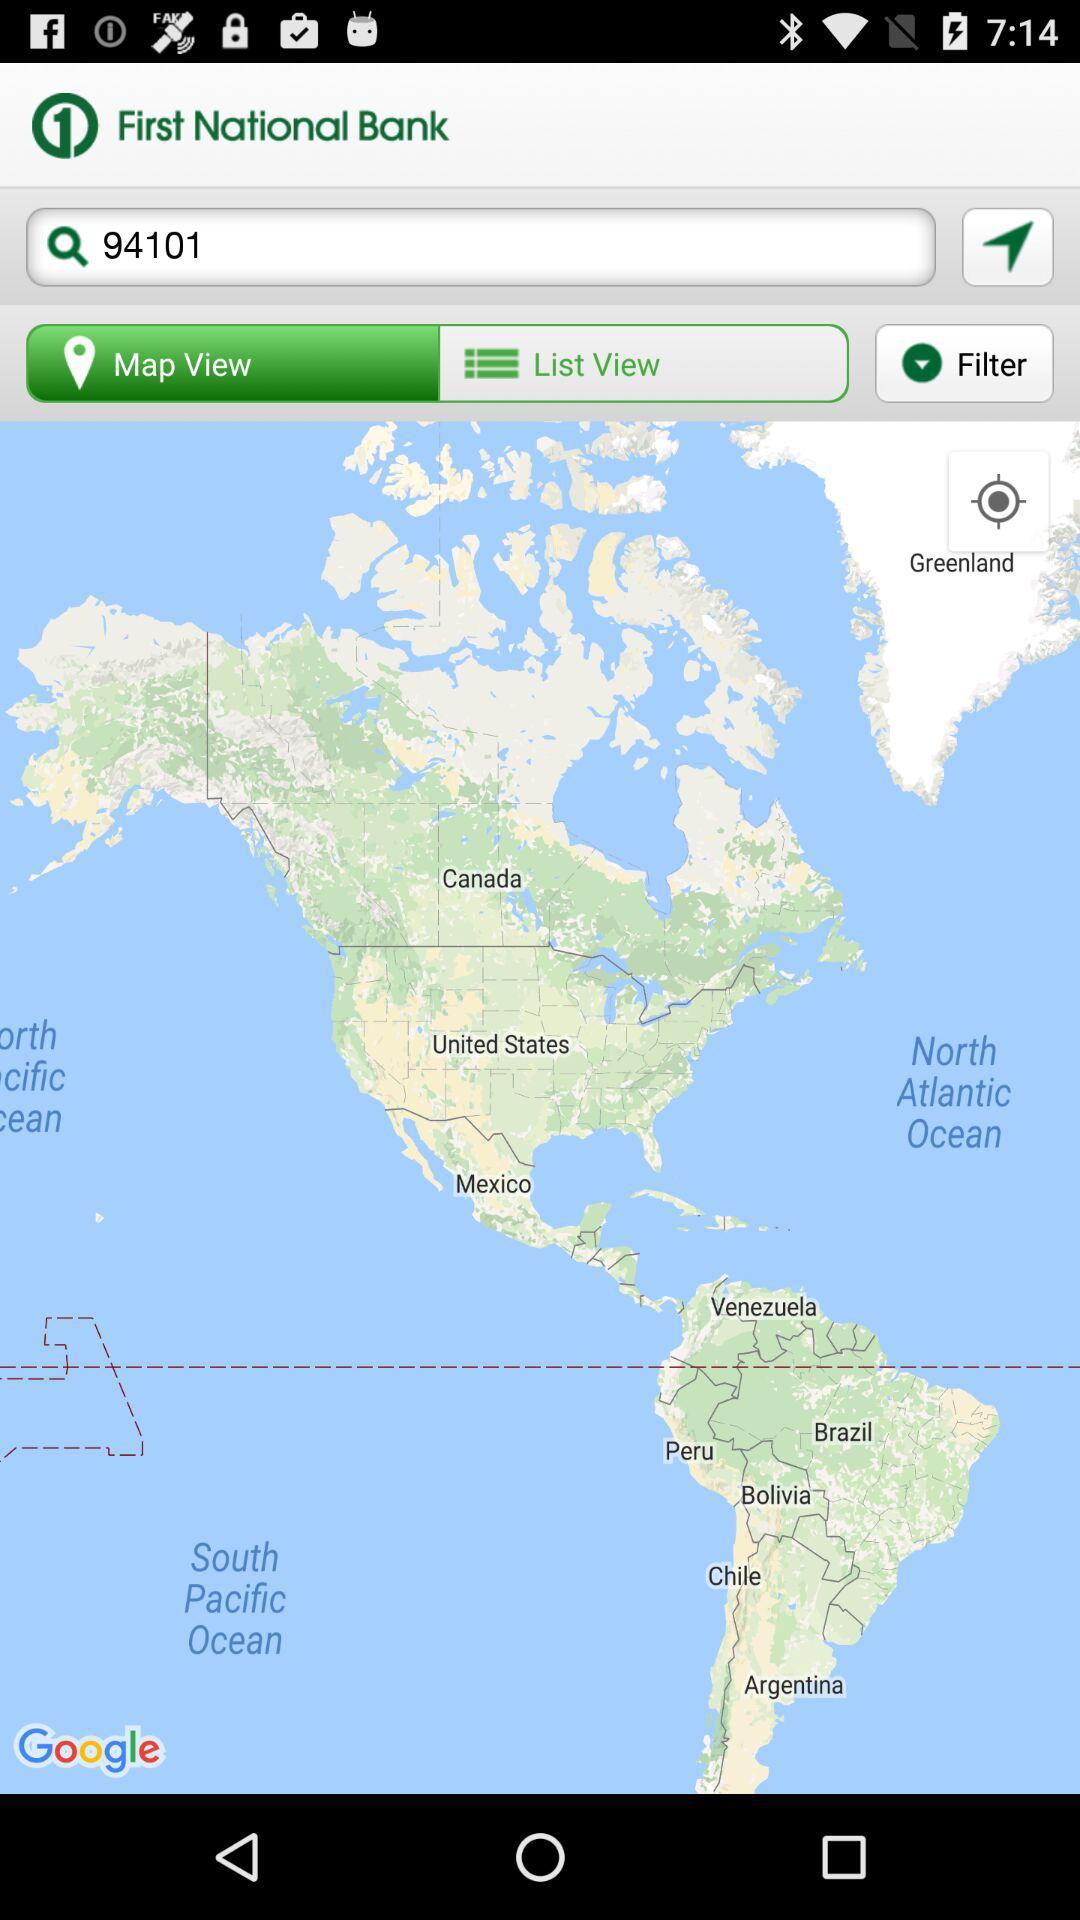  Describe the element at coordinates (232, 363) in the screenshot. I see `icon next to the list view` at that location.